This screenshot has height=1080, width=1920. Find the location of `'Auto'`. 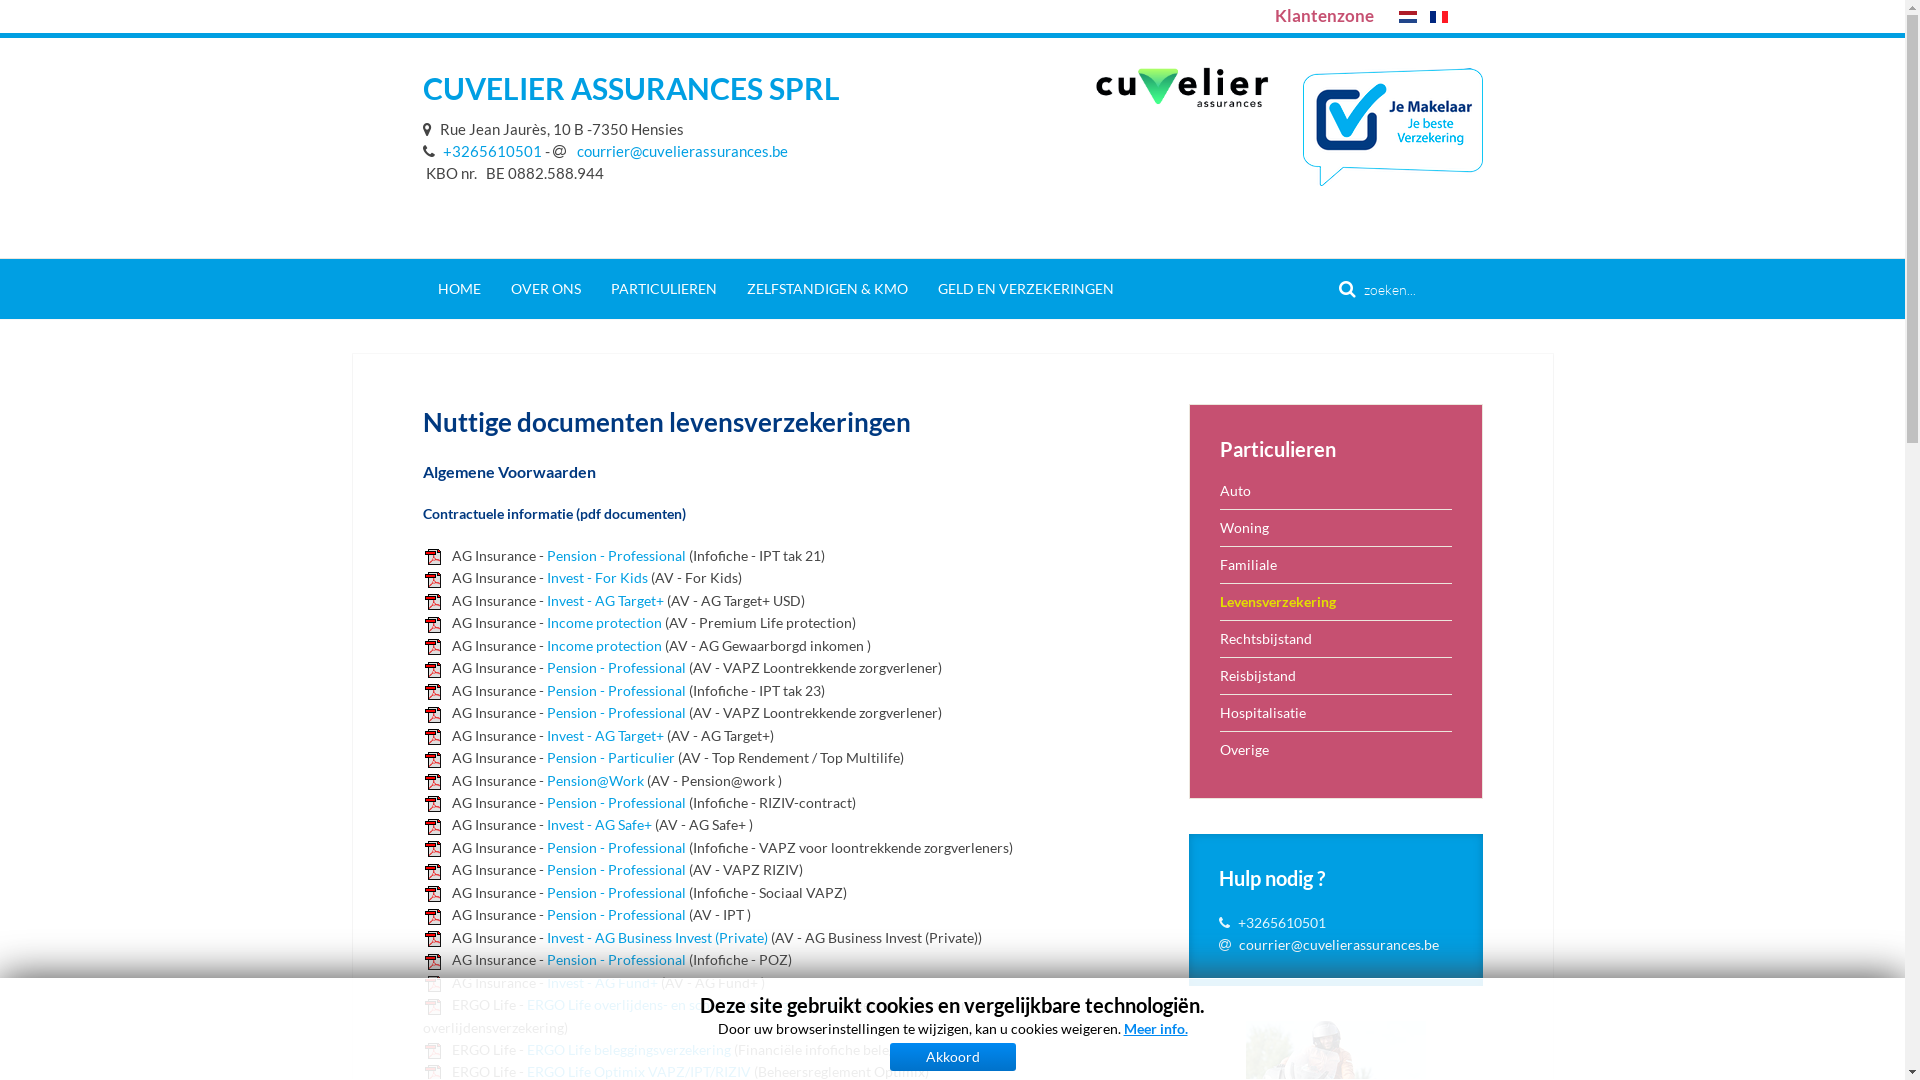

'Auto' is located at coordinates (1335, 490).